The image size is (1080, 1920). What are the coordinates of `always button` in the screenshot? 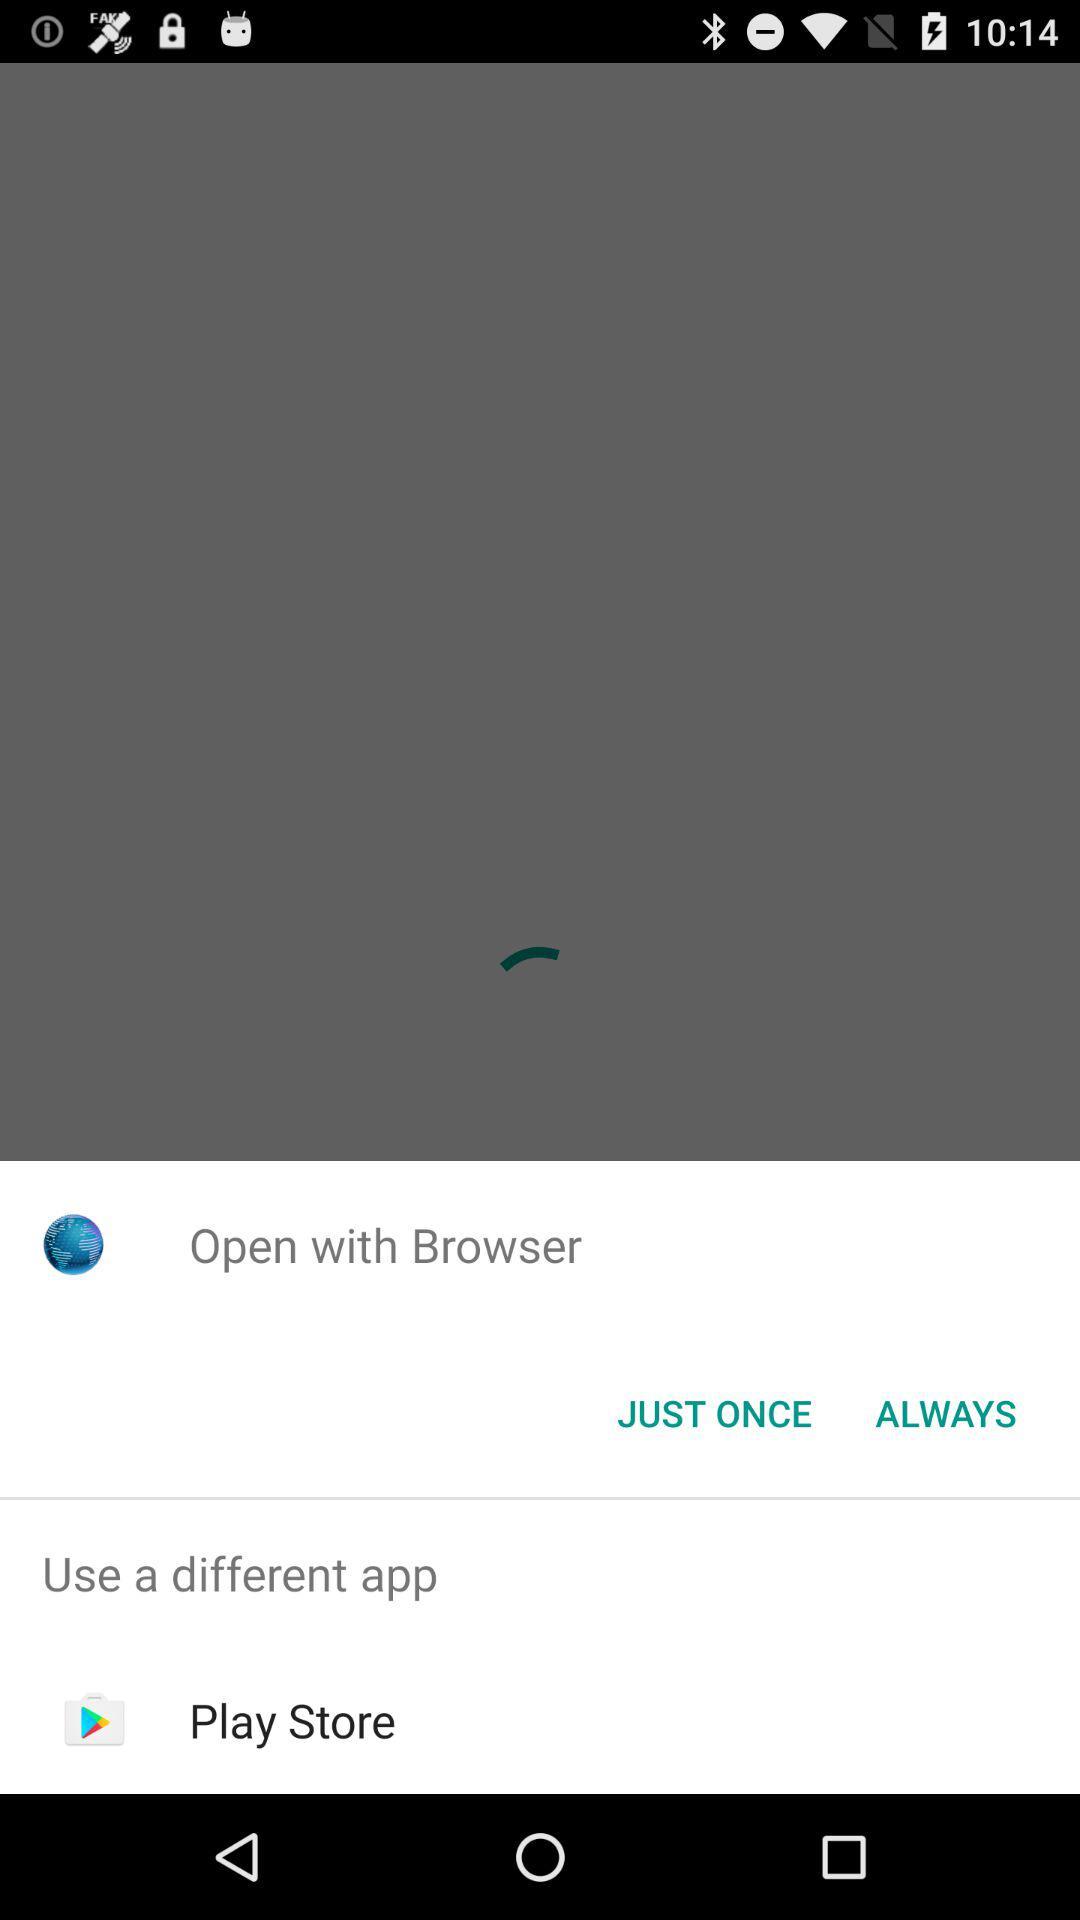 It's located at (945, 1411).